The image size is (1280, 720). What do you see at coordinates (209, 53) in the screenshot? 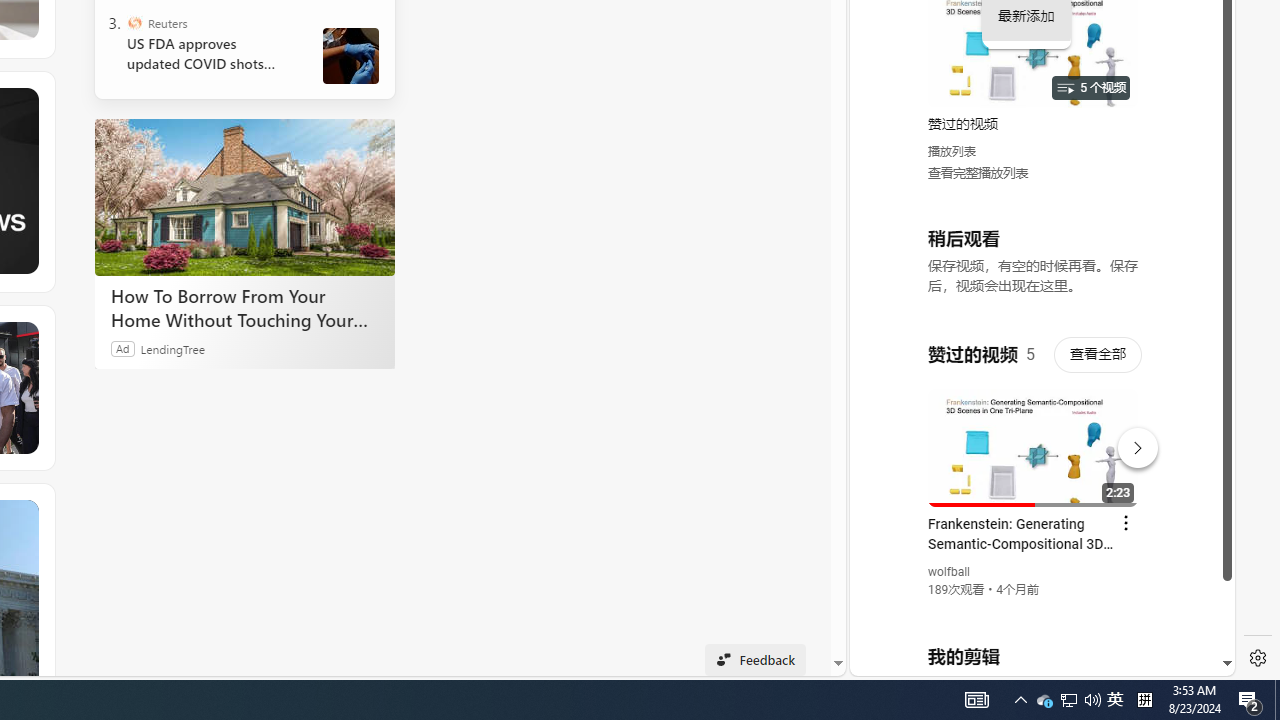
I see `'US FDA approves updated COVID shots ahead of fall and winter'` at bounding box center [209, 53].